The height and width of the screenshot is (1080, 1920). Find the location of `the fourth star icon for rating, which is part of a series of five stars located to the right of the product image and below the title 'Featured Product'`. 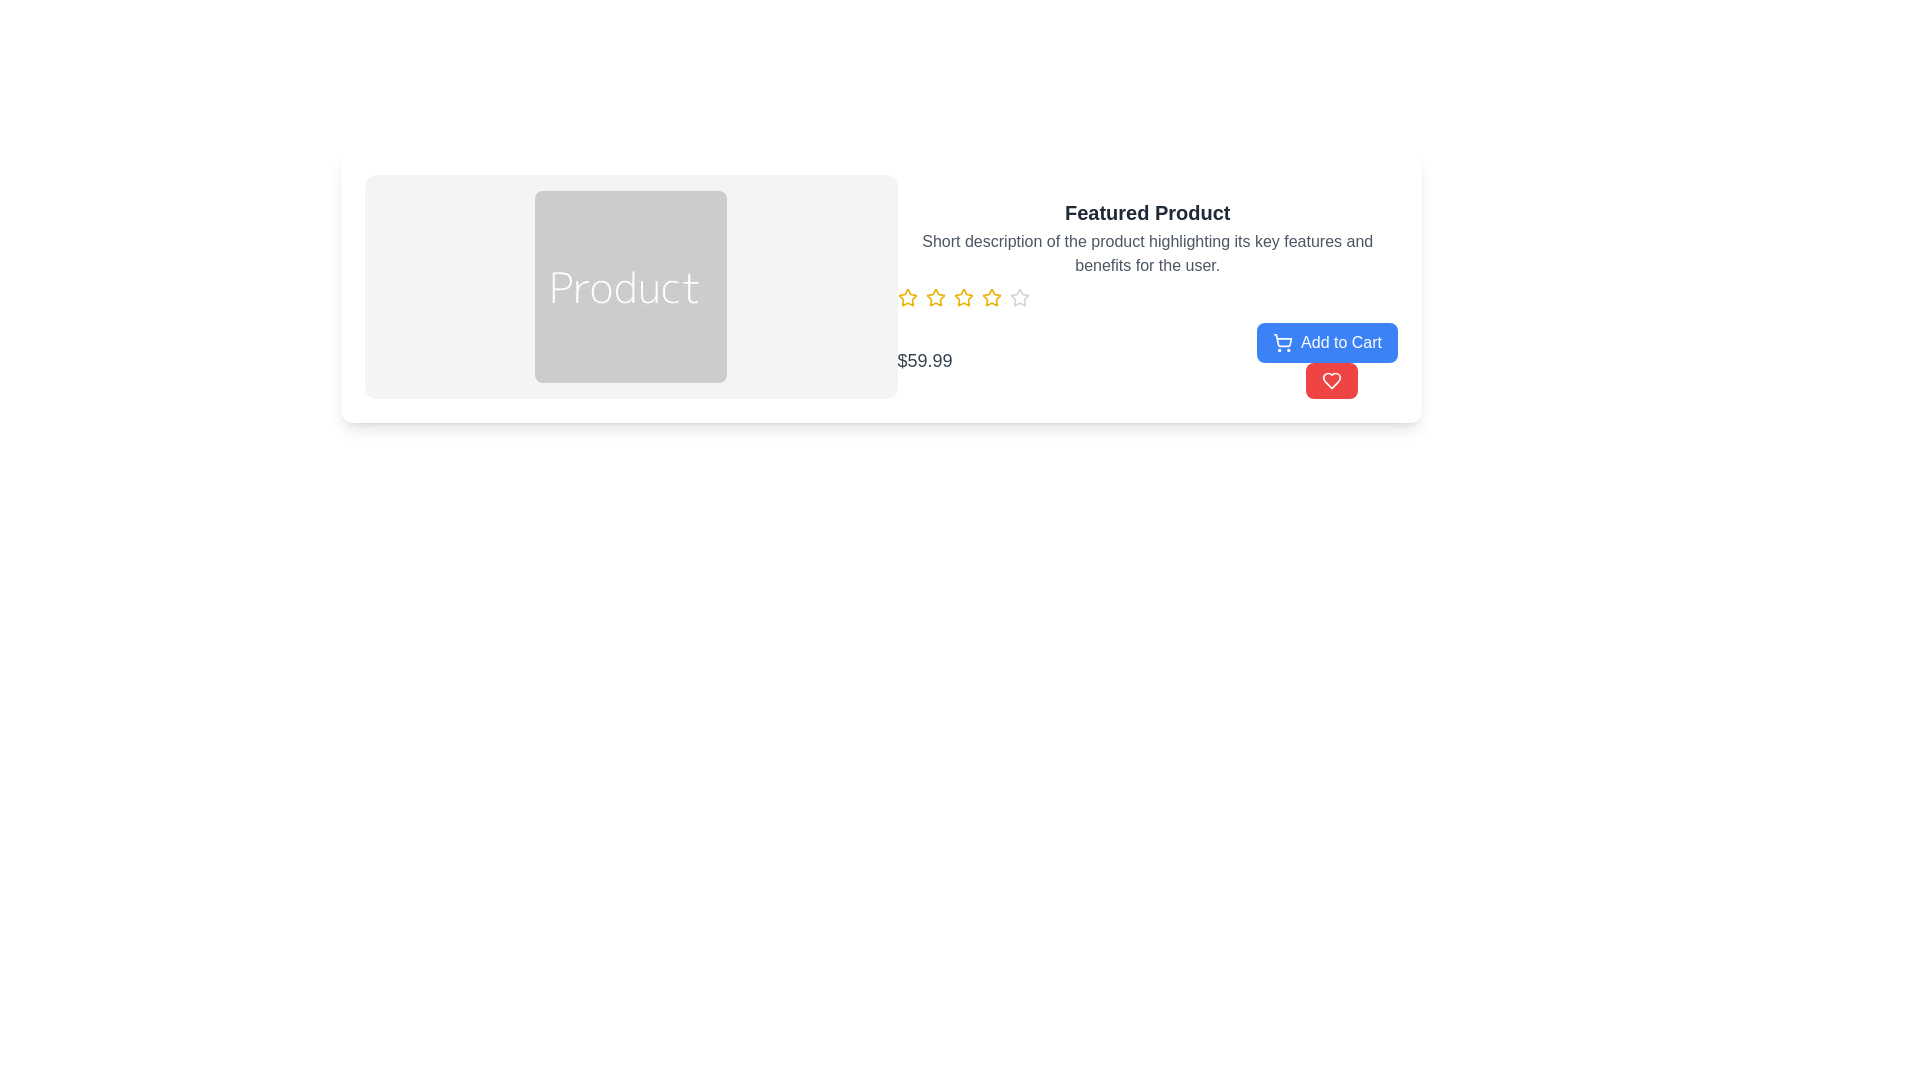

the fourth star icon for rating, which is part of a series of five stars located to the right of the product image and below the title 'Featured Product' is located at coordinates (991, 297).